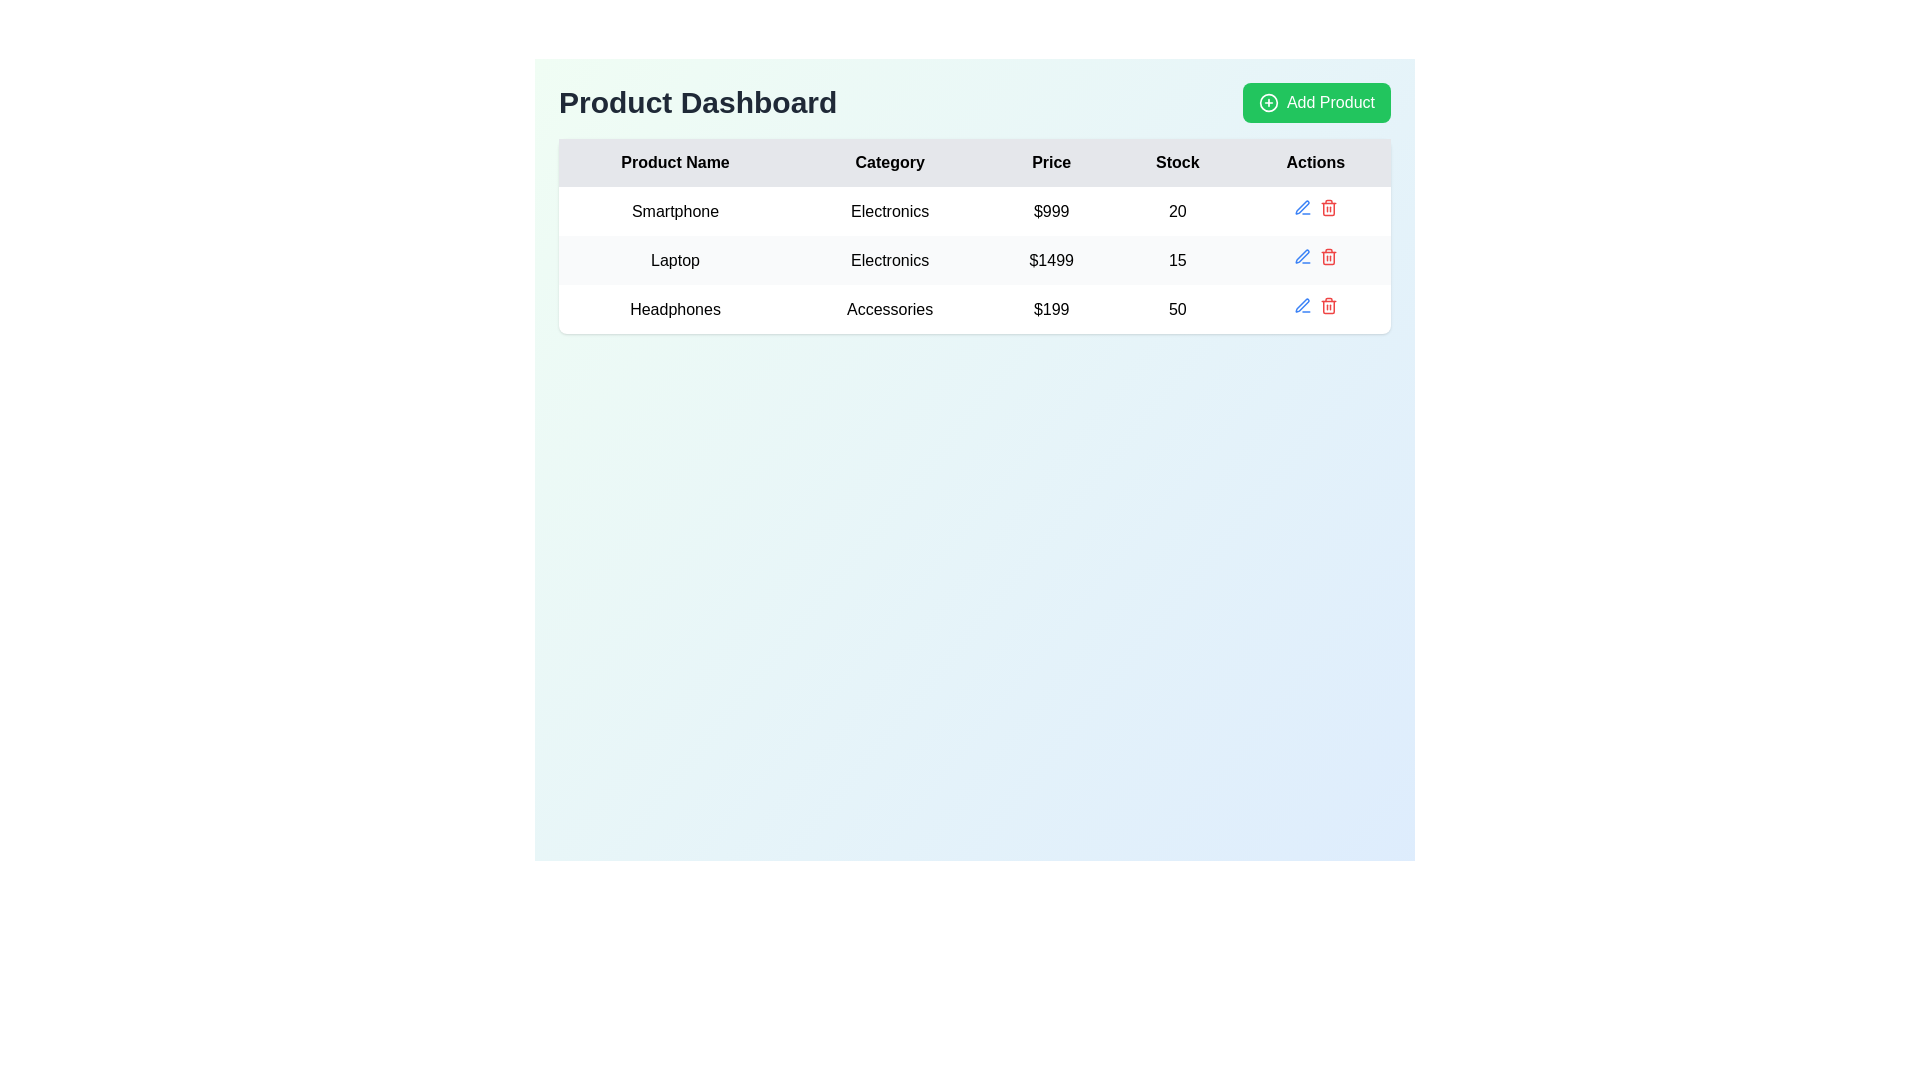  What do you see at coordinates (1302, 208) in the screenshot?
I see `the Interactive Icon (Edit Button) in the Actions column of the first row for the 'Smartphone' product to initiate the edit action` at bounding box center [1302, 208].